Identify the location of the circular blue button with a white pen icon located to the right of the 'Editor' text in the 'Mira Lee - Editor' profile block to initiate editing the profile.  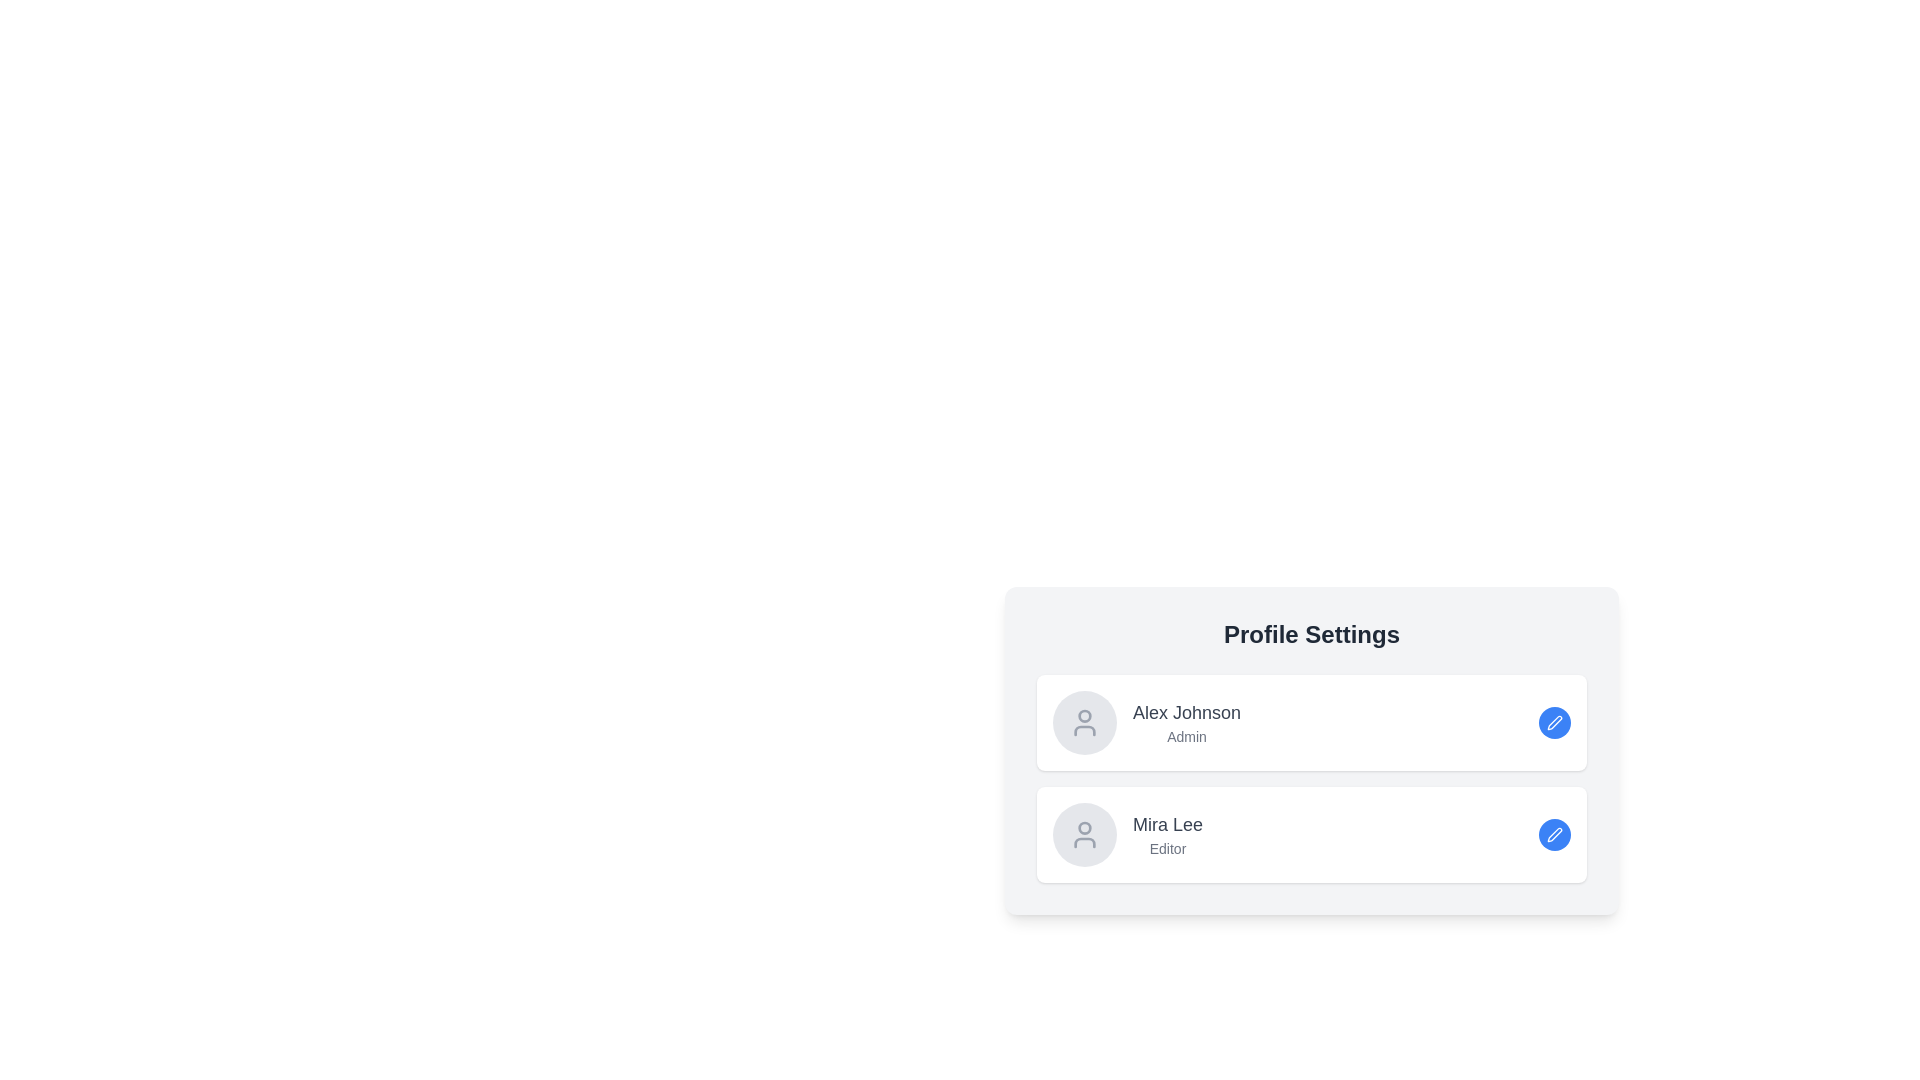
(1554, 834).